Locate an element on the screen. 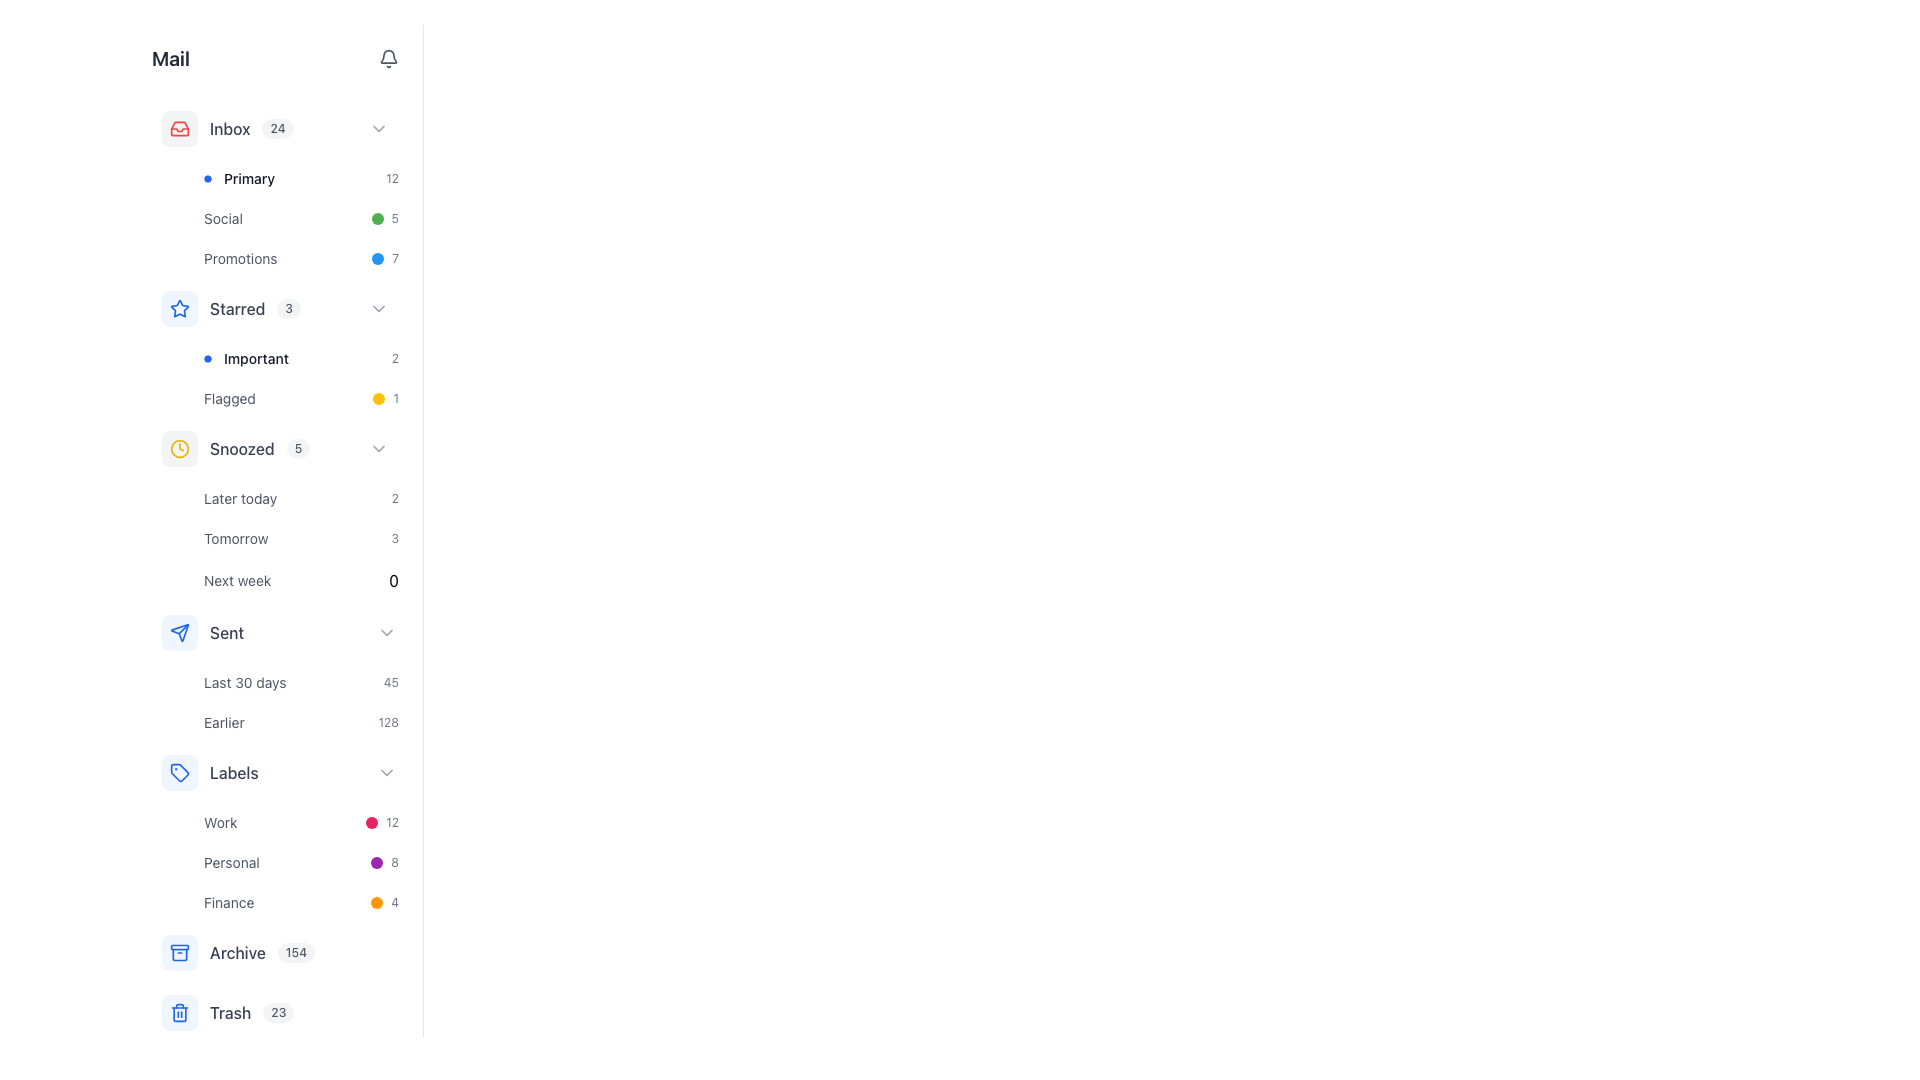  the 'Snoozed' sidebar menu item with a badge displaying '5' is located at coordinates (258, 447).